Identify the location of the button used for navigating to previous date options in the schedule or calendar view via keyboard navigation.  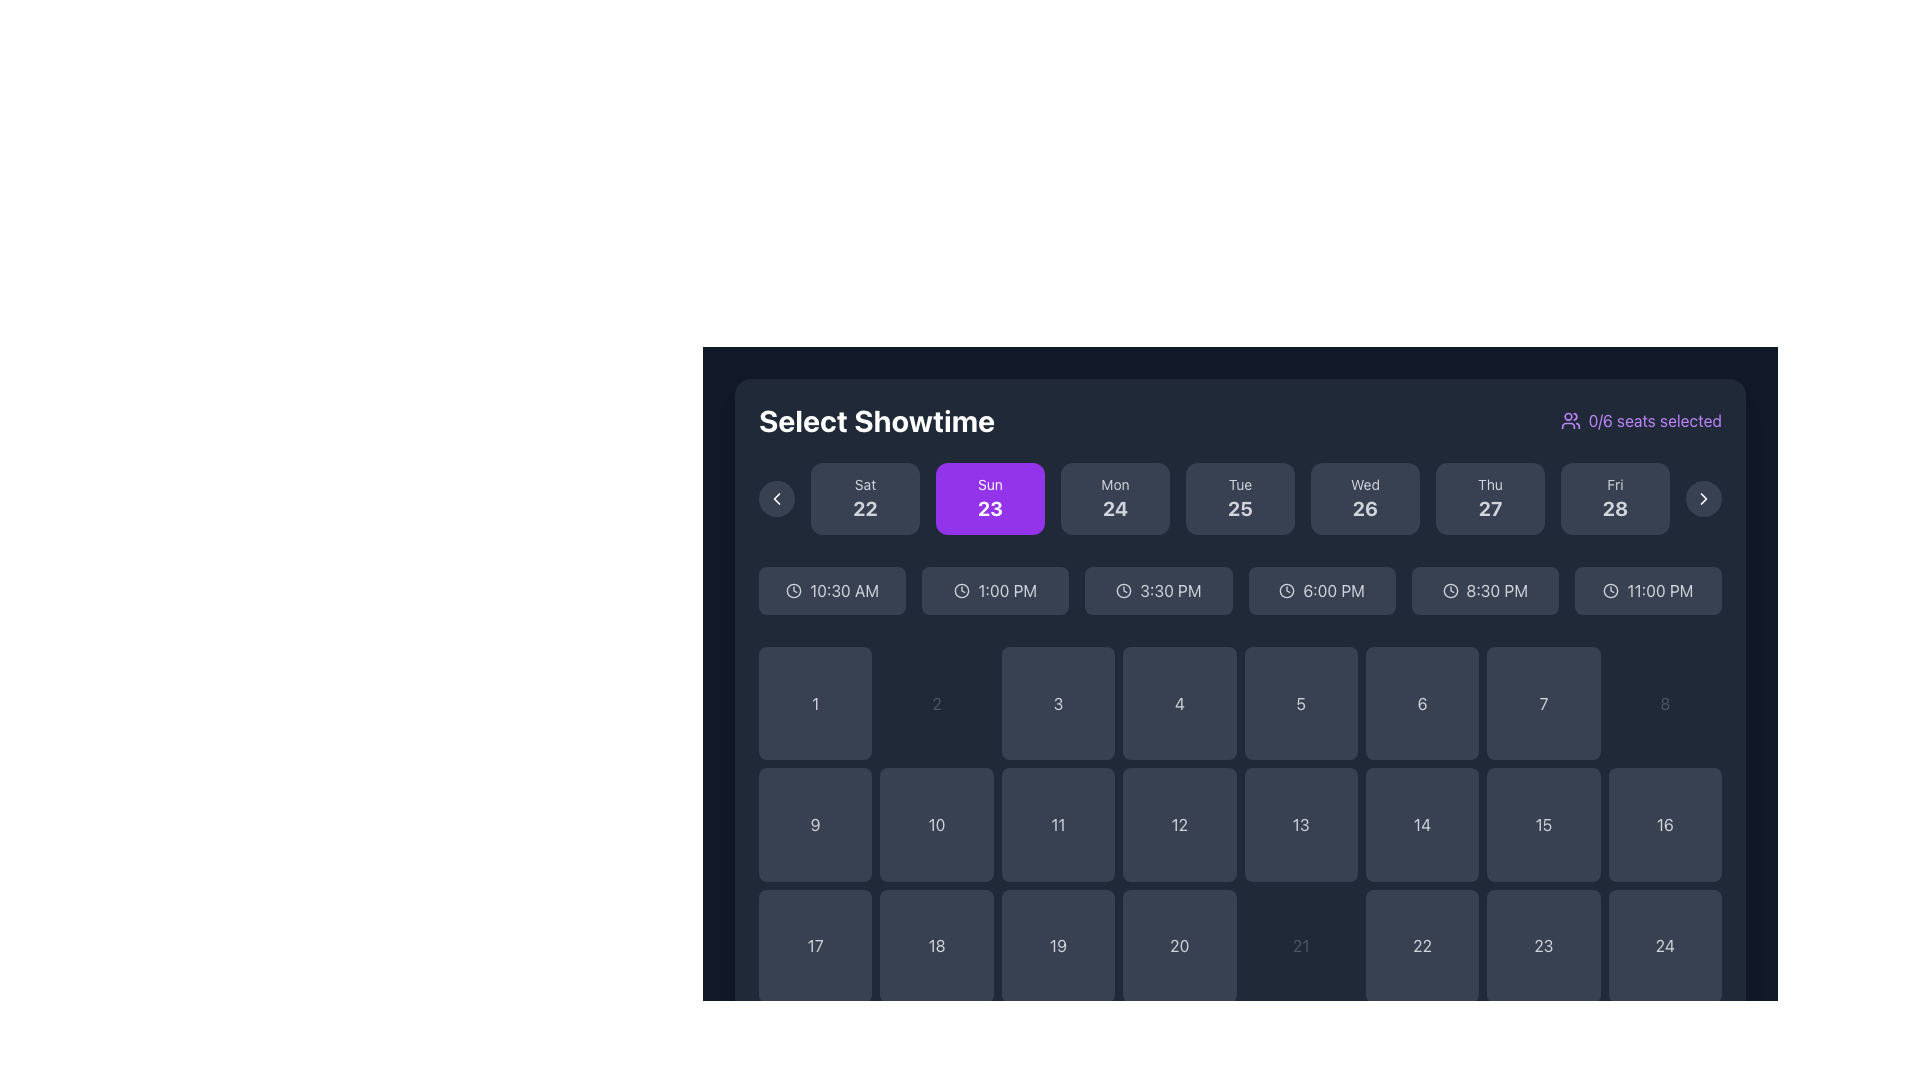
(776, 497).